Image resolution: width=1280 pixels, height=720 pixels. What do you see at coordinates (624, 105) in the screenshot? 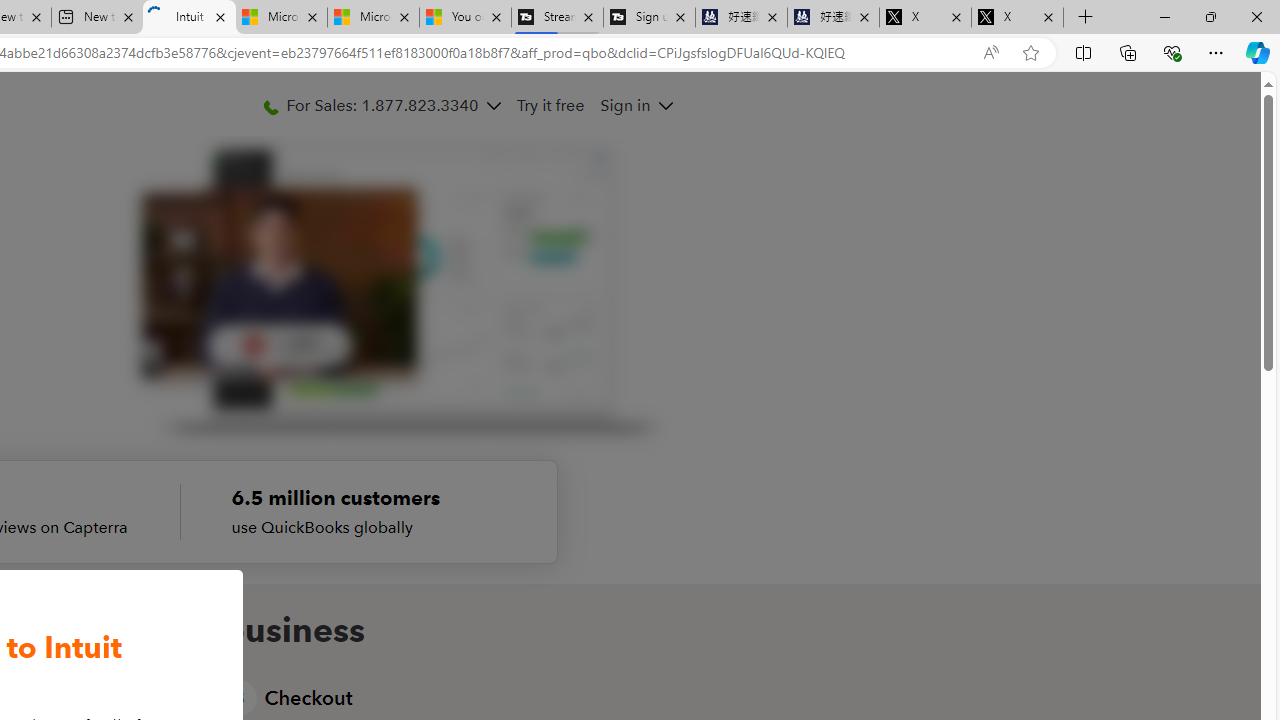
I see `'Sign in'` at bounding box center [624, 105].